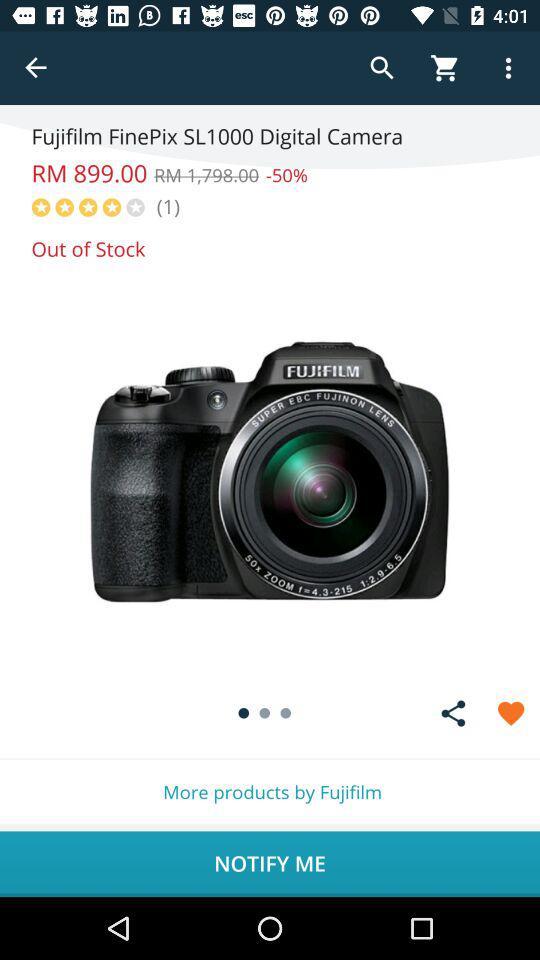 Image resolution: width=540 pixels, height=960 pixels. Describe the element at coordinates (36, 68) in the screenshot. I see `back button` at that location.